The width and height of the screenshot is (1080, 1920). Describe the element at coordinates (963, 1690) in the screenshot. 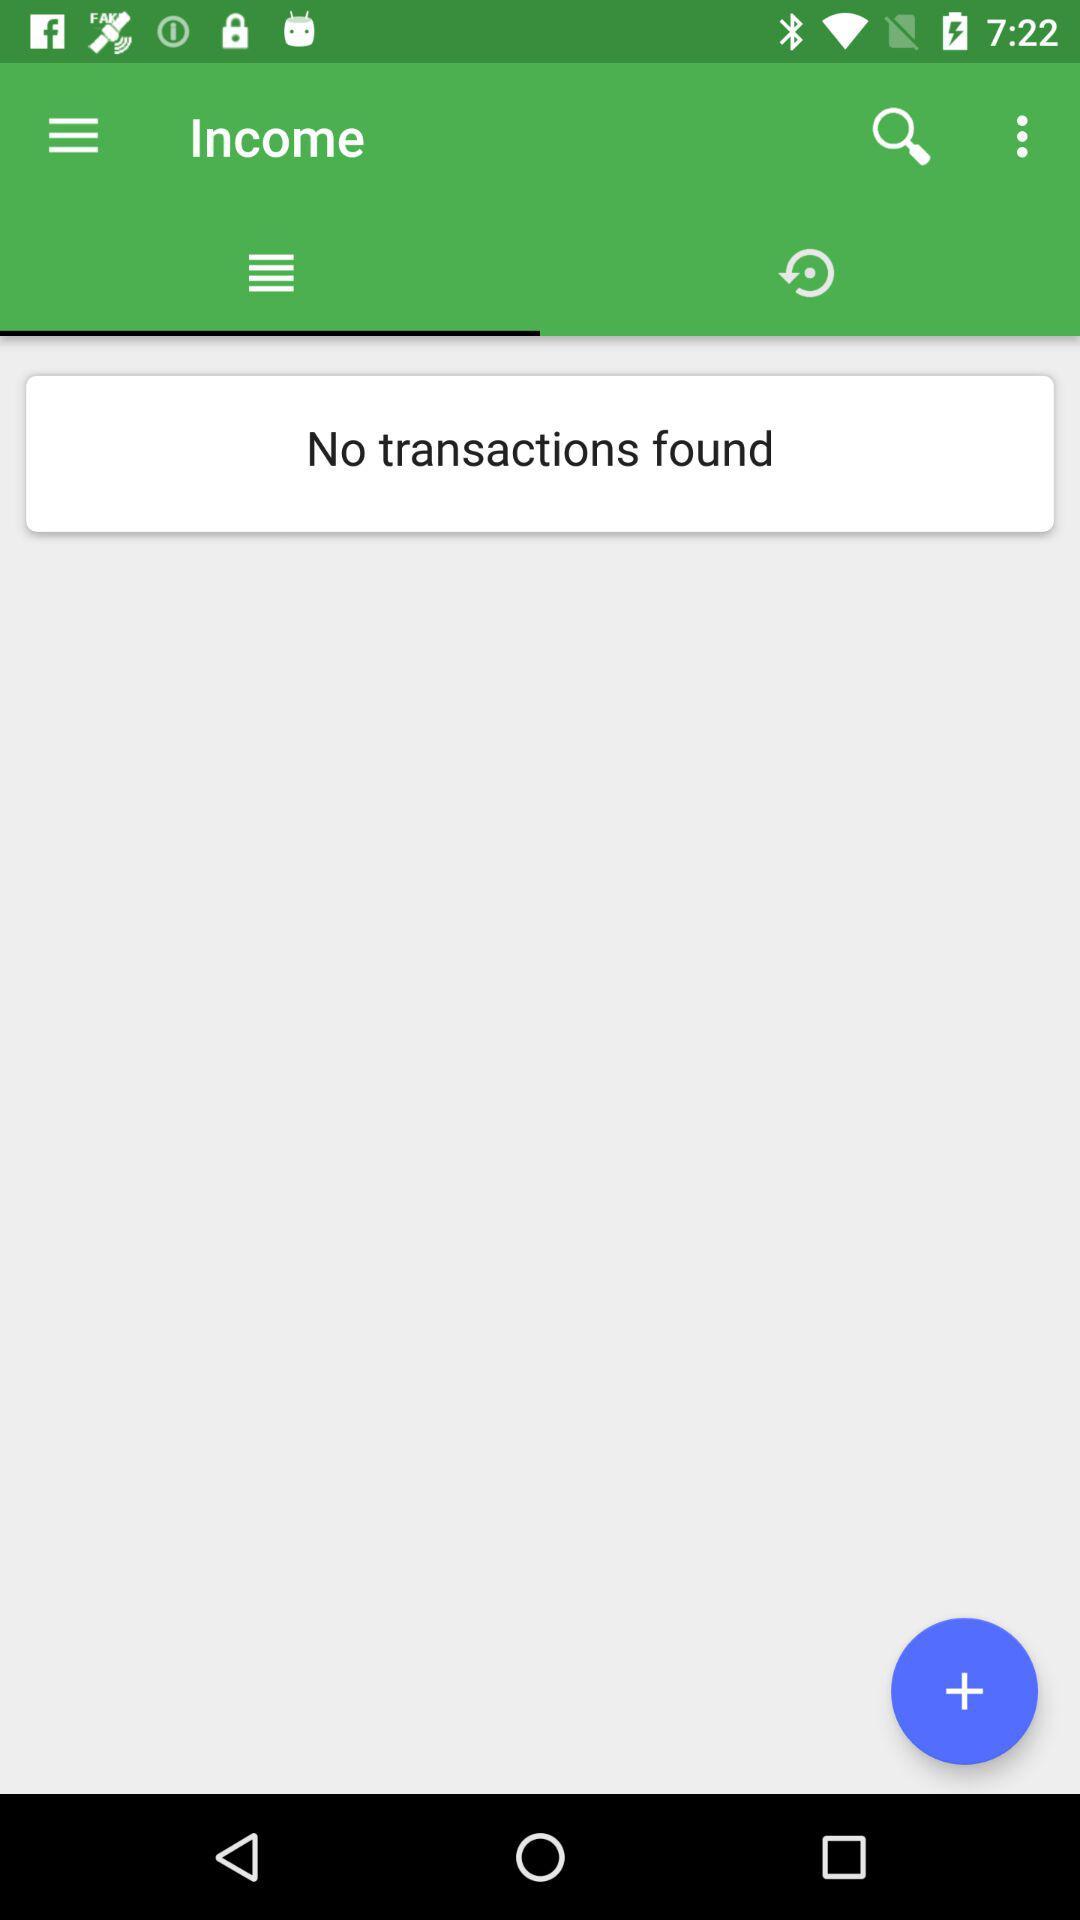

I see `more option` at that location.